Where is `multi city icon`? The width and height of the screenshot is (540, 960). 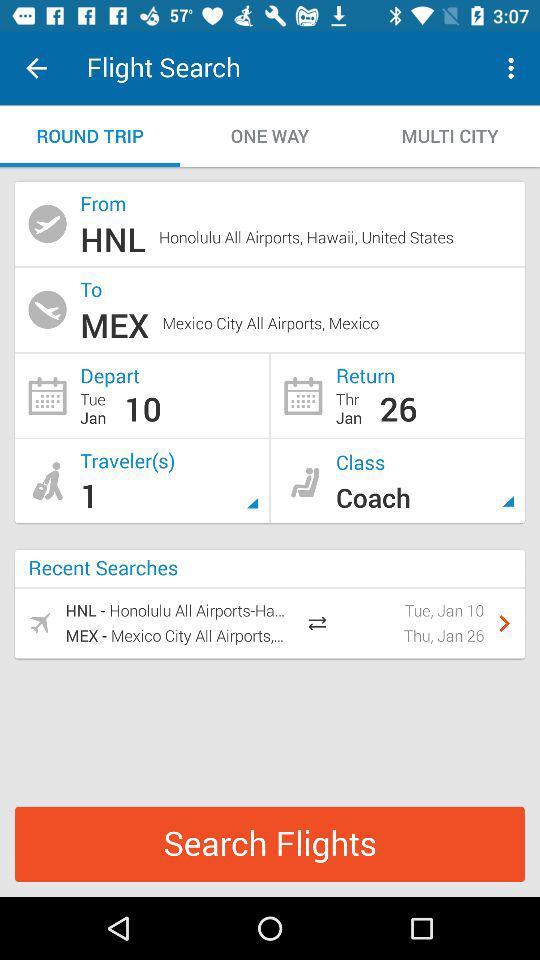 multi city icon is located at coordinates (449, 135).